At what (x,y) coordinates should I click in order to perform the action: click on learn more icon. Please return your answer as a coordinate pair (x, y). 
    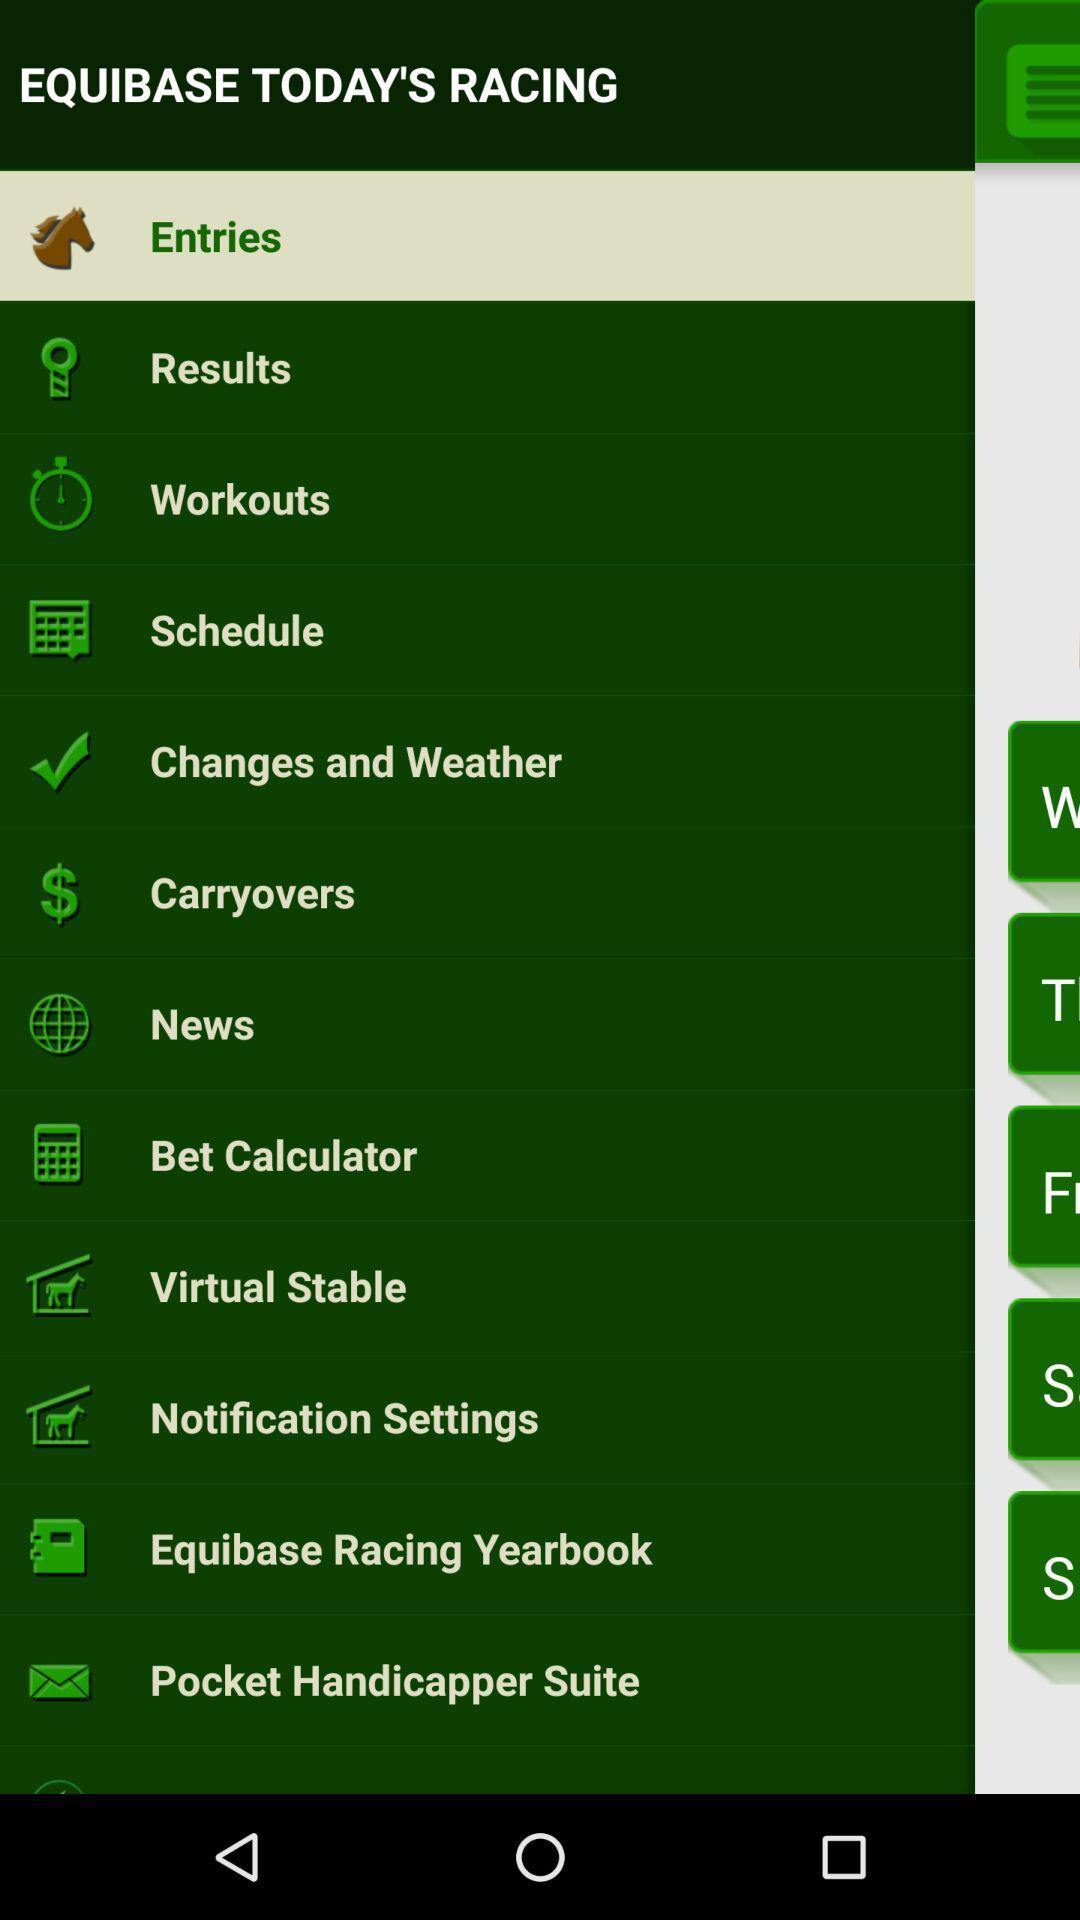
    Looking at the image, I should click on (255, 1772).